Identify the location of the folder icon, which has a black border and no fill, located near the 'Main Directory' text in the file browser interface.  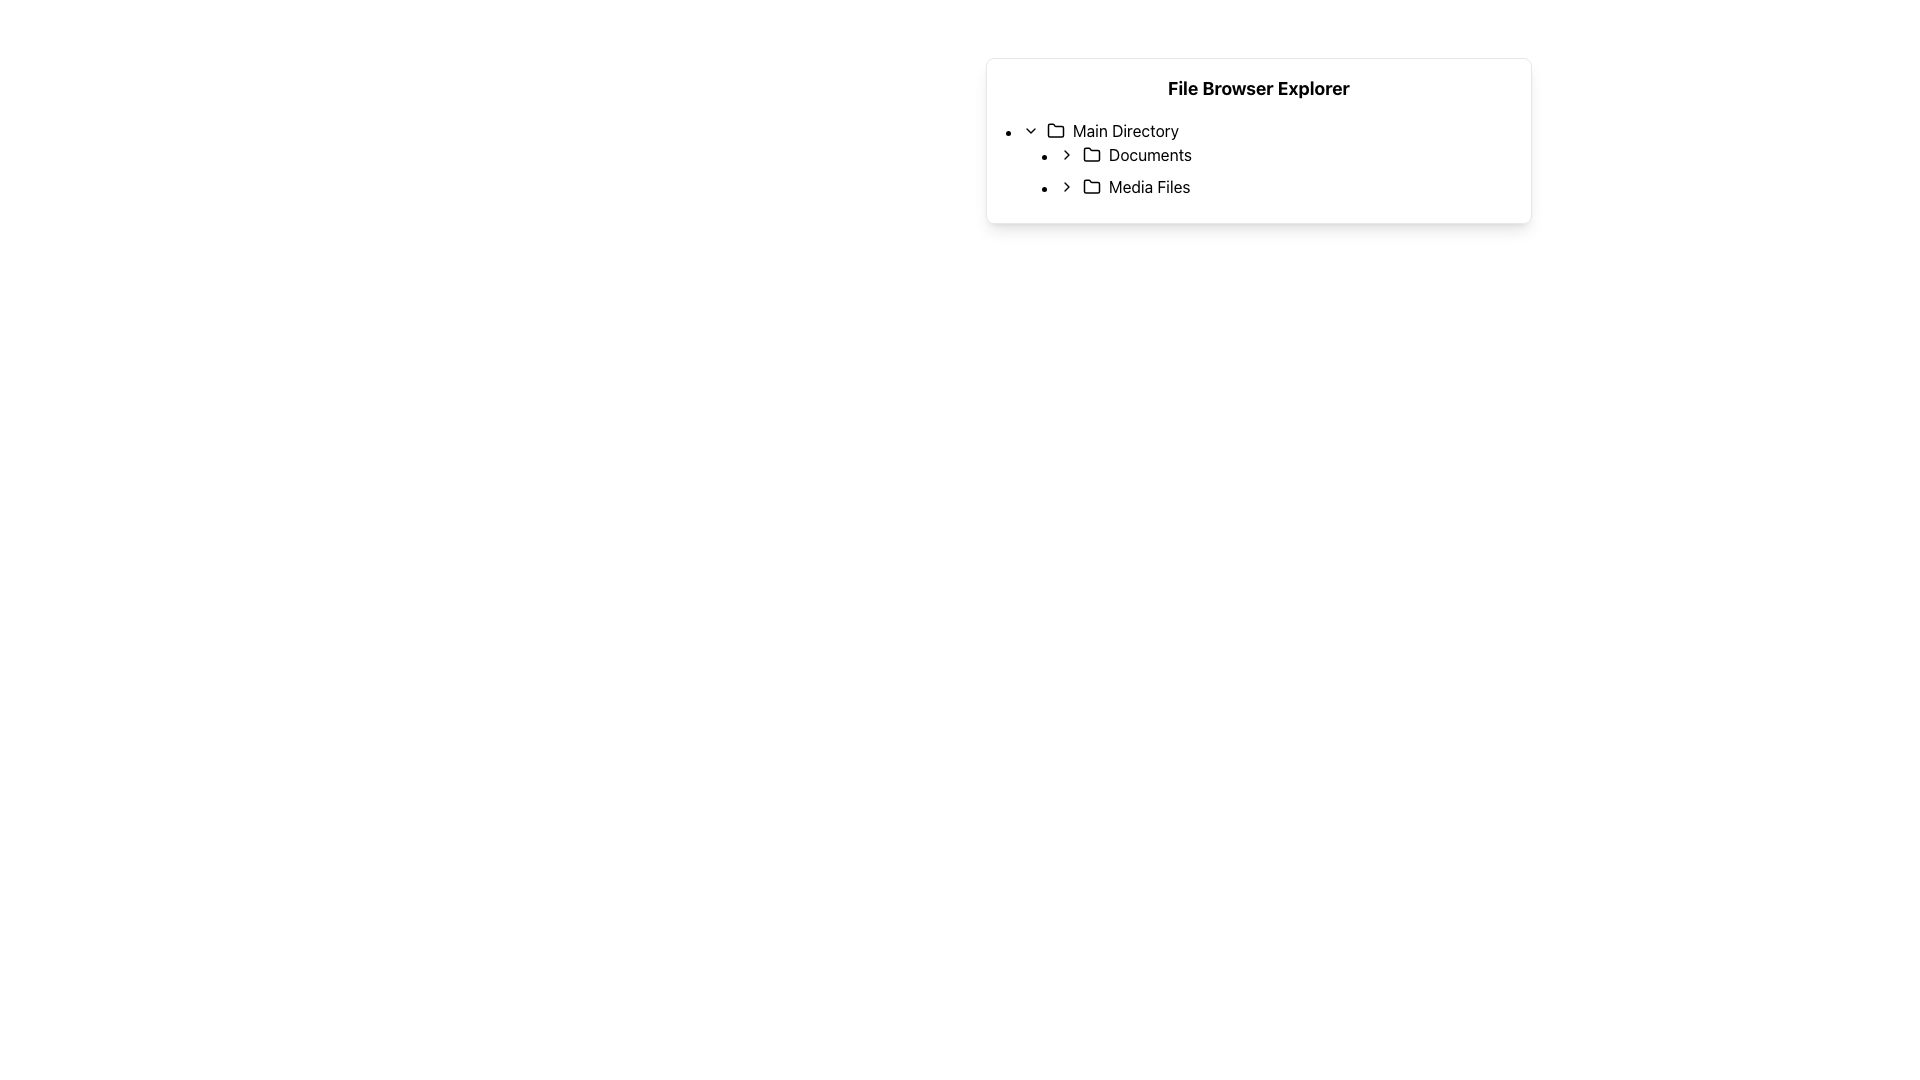
(1055, 130).